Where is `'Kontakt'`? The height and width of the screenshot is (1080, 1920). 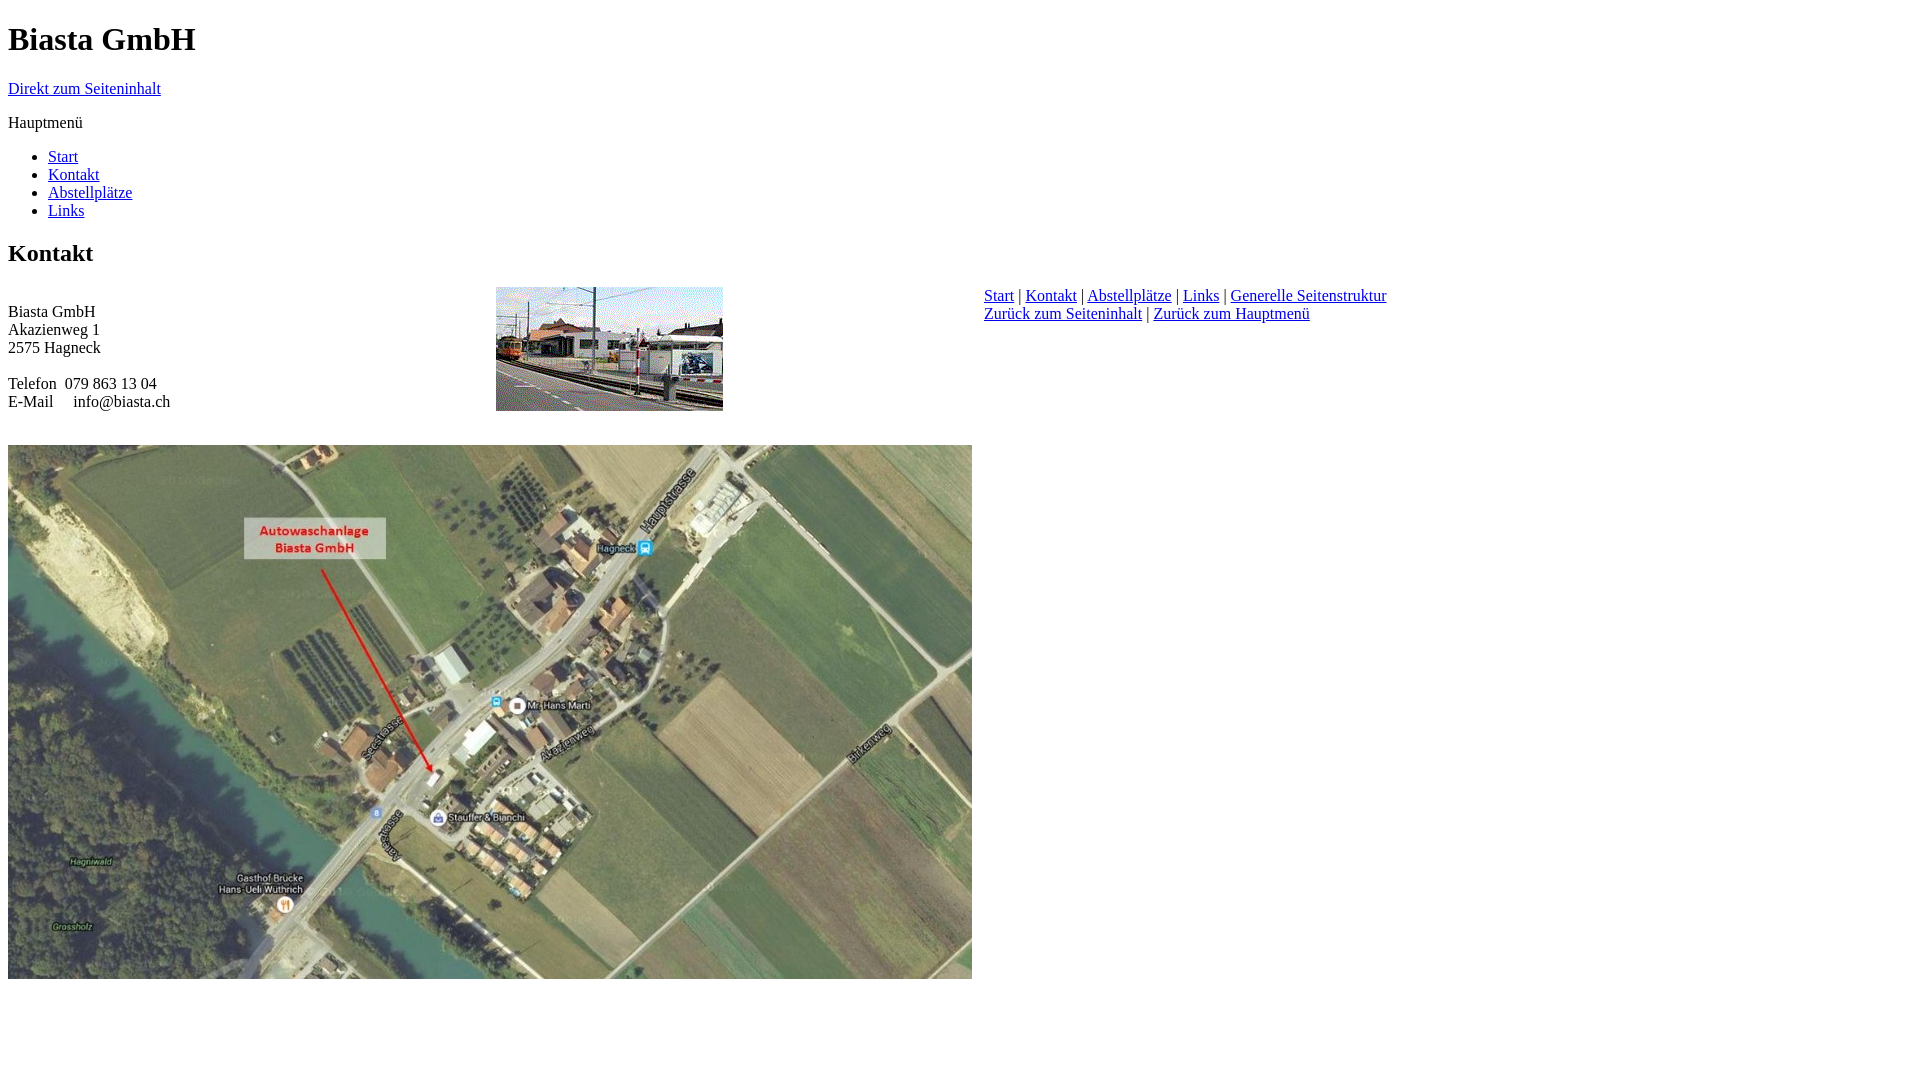
'Kontakt' is located at coordinates (73, 173).